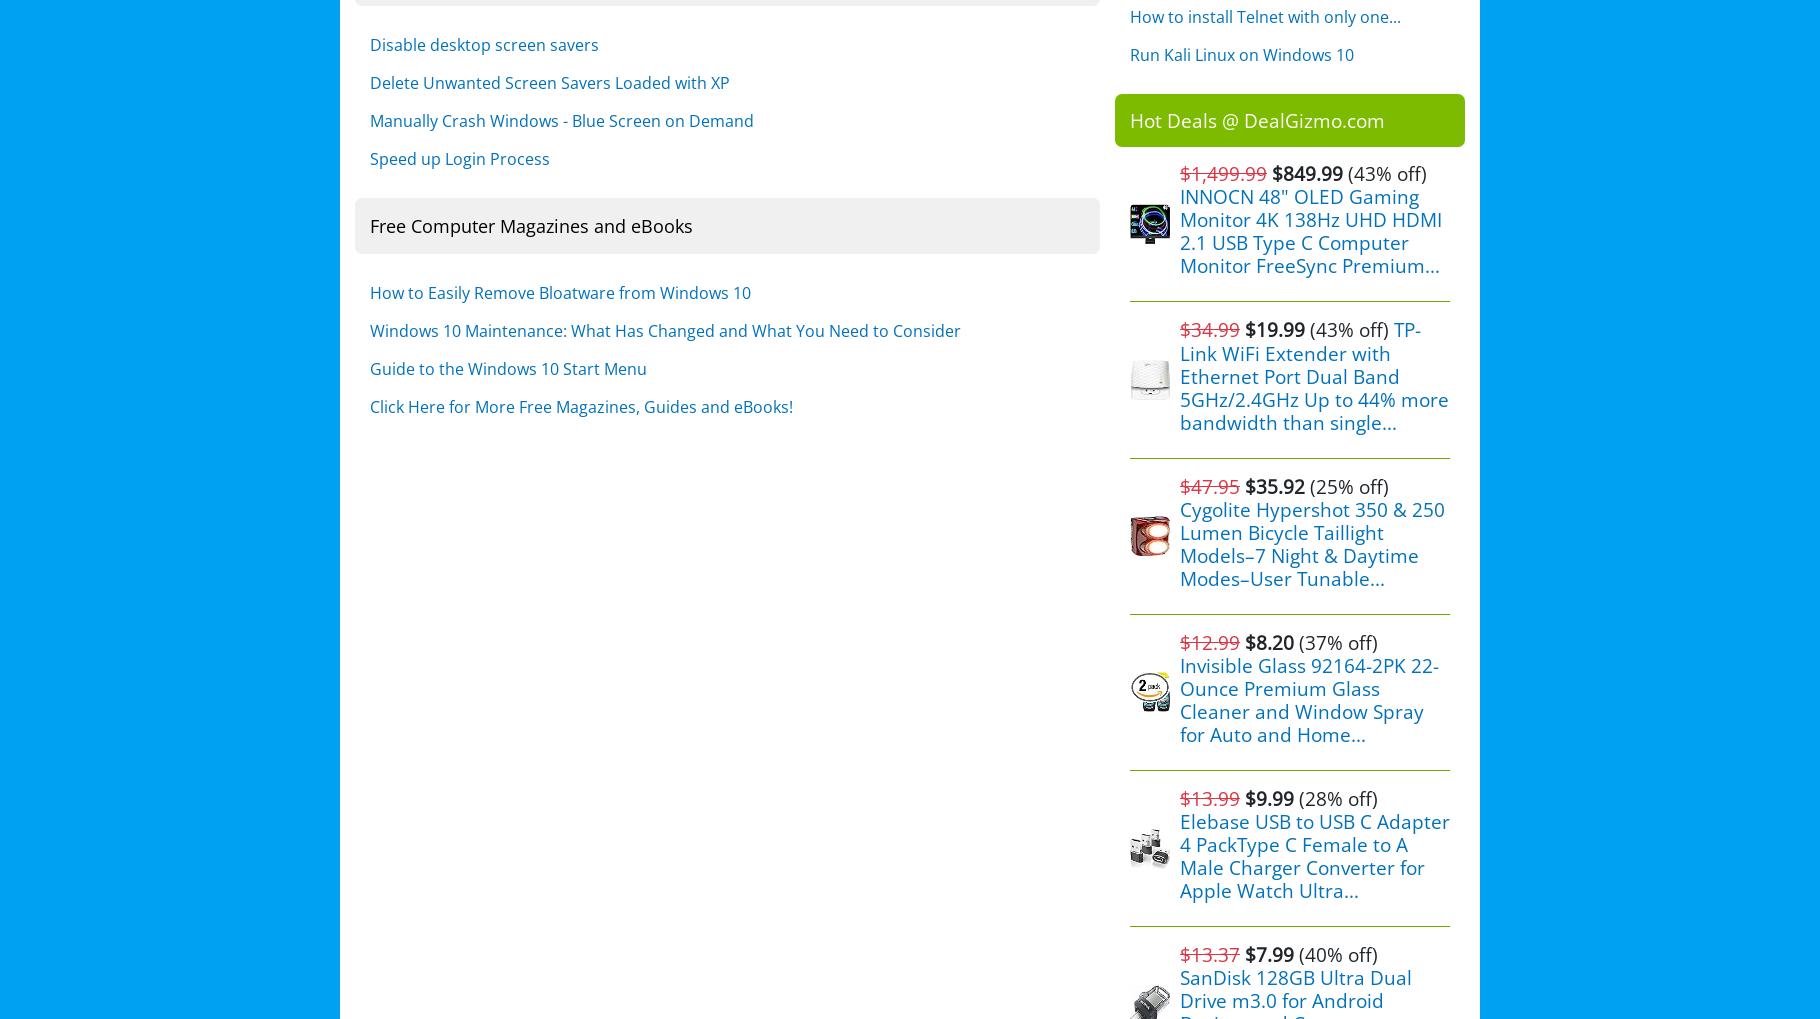 This screenshot has height=1019, width=1820. Describe the element at coordinates (1267, 797) in the screenshot. I see `'$9.99'` at that location.